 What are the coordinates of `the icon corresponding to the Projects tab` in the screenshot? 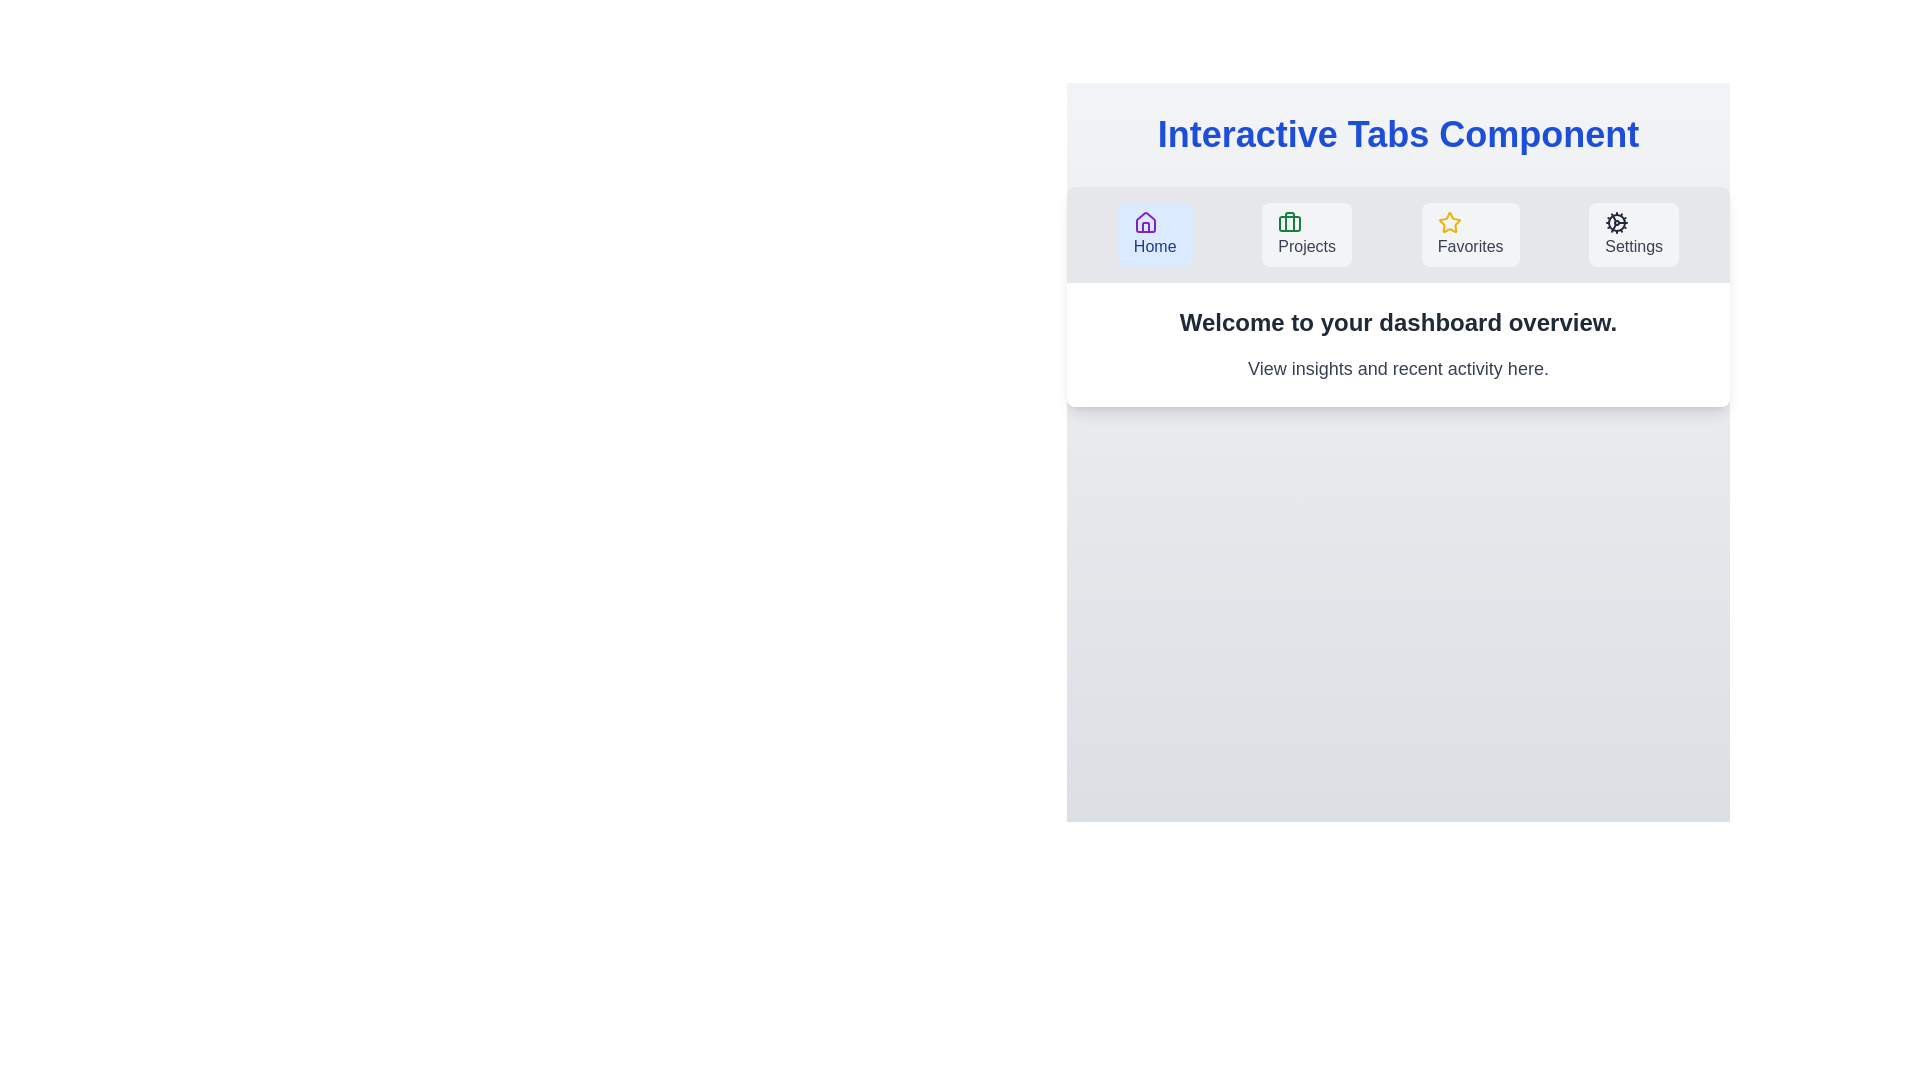 It's located at (1290, 223).